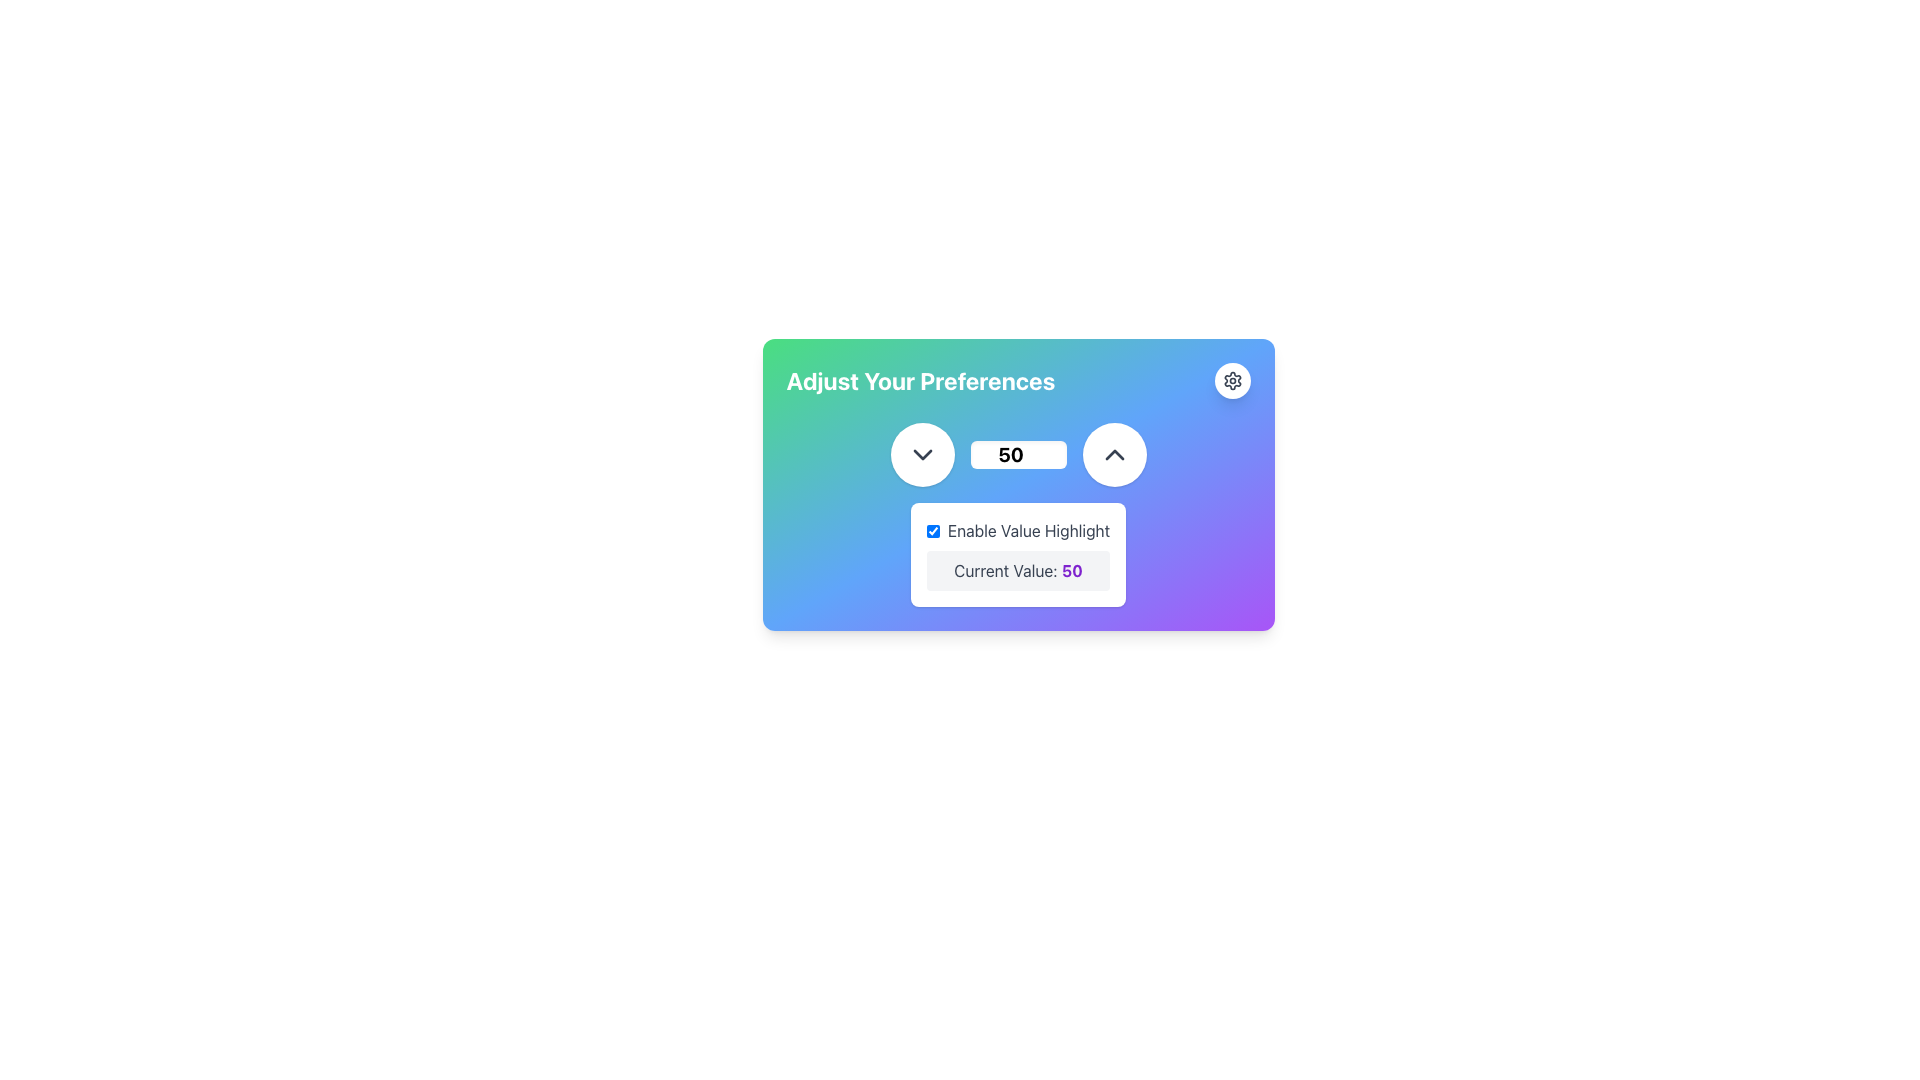 The image size is (1920, 1080). What do you see at coordinates (921, 455) in the screenshot?
I see `the chevron down icon located at the lower right corner of the 'Adjust Your Preferences' interface card` at bounding box center [921, 455].